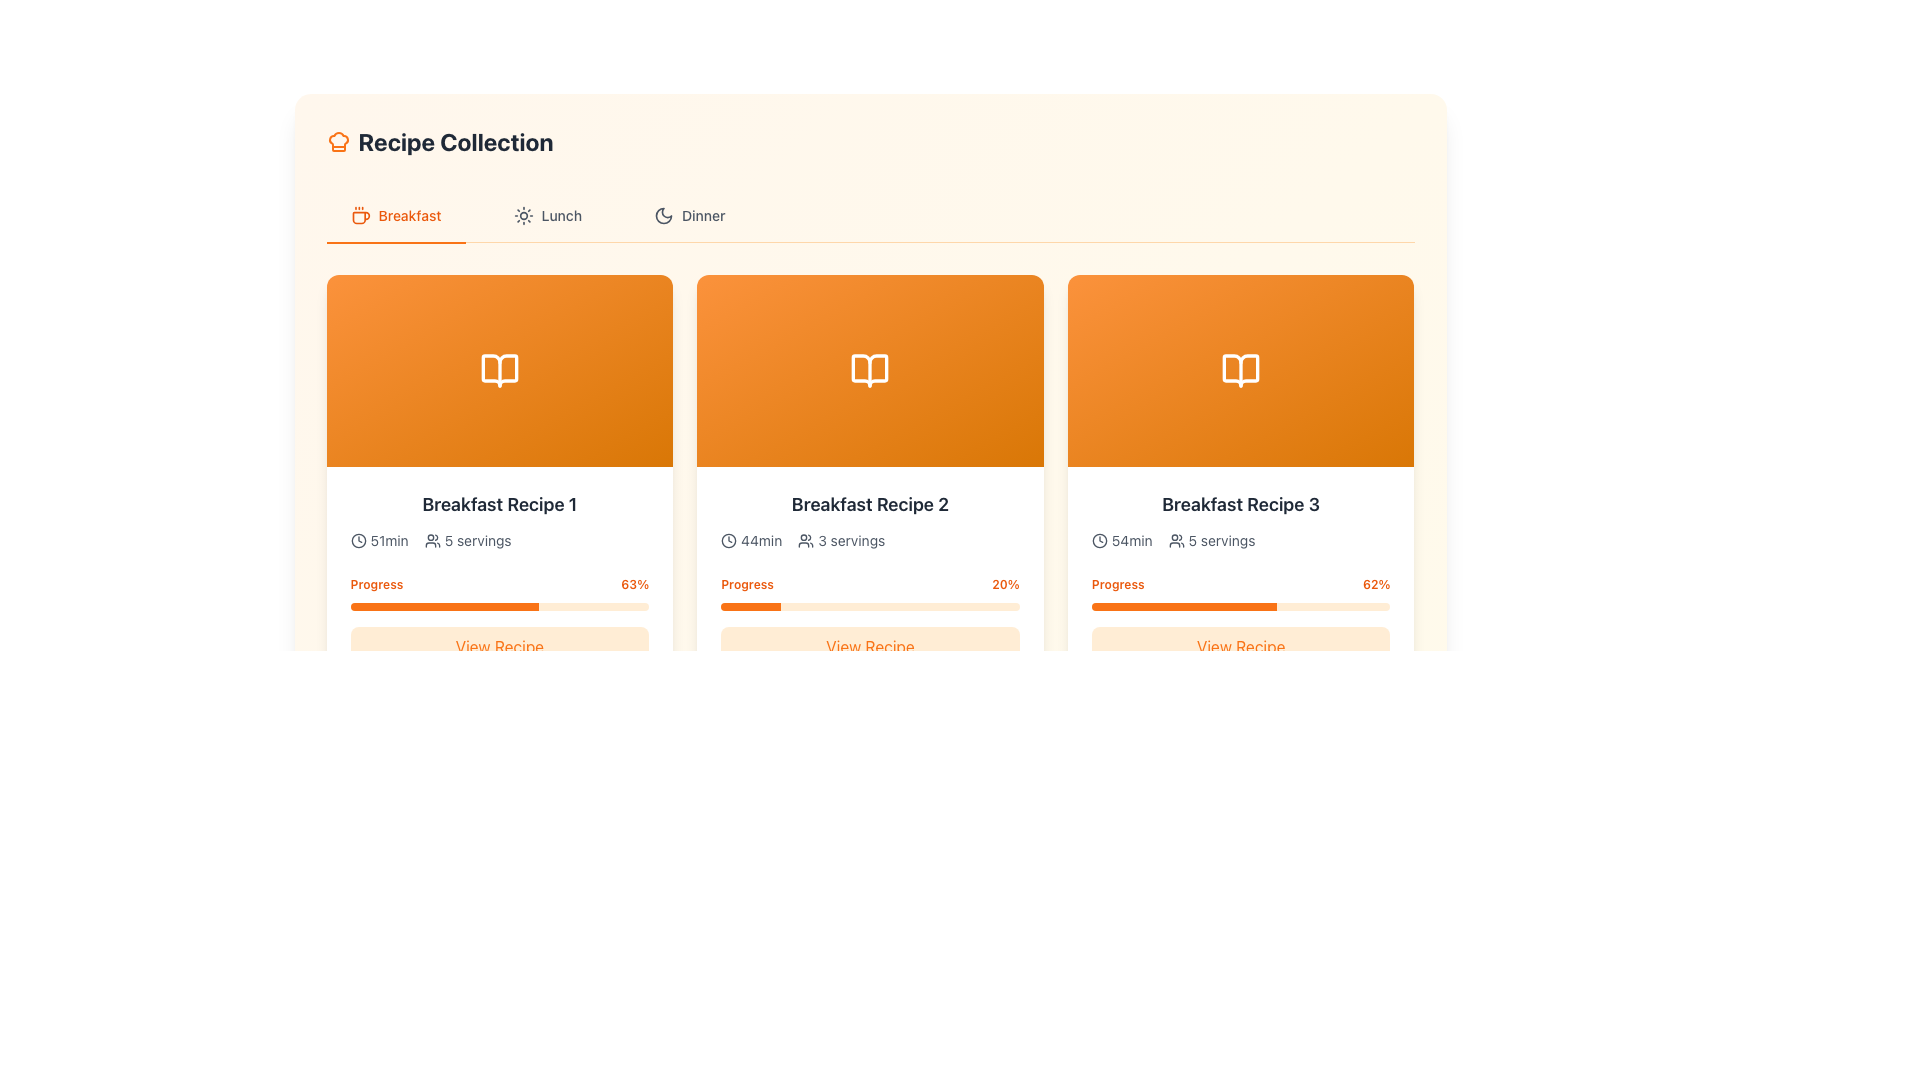  Describe the element at coordinates (689, 216) in the screenshot. I see `the dinner recipes navigation button located in the horizontal tab menu, positioned to the right of the 'Breakfast' and 'Lunch' tabs` at that location.